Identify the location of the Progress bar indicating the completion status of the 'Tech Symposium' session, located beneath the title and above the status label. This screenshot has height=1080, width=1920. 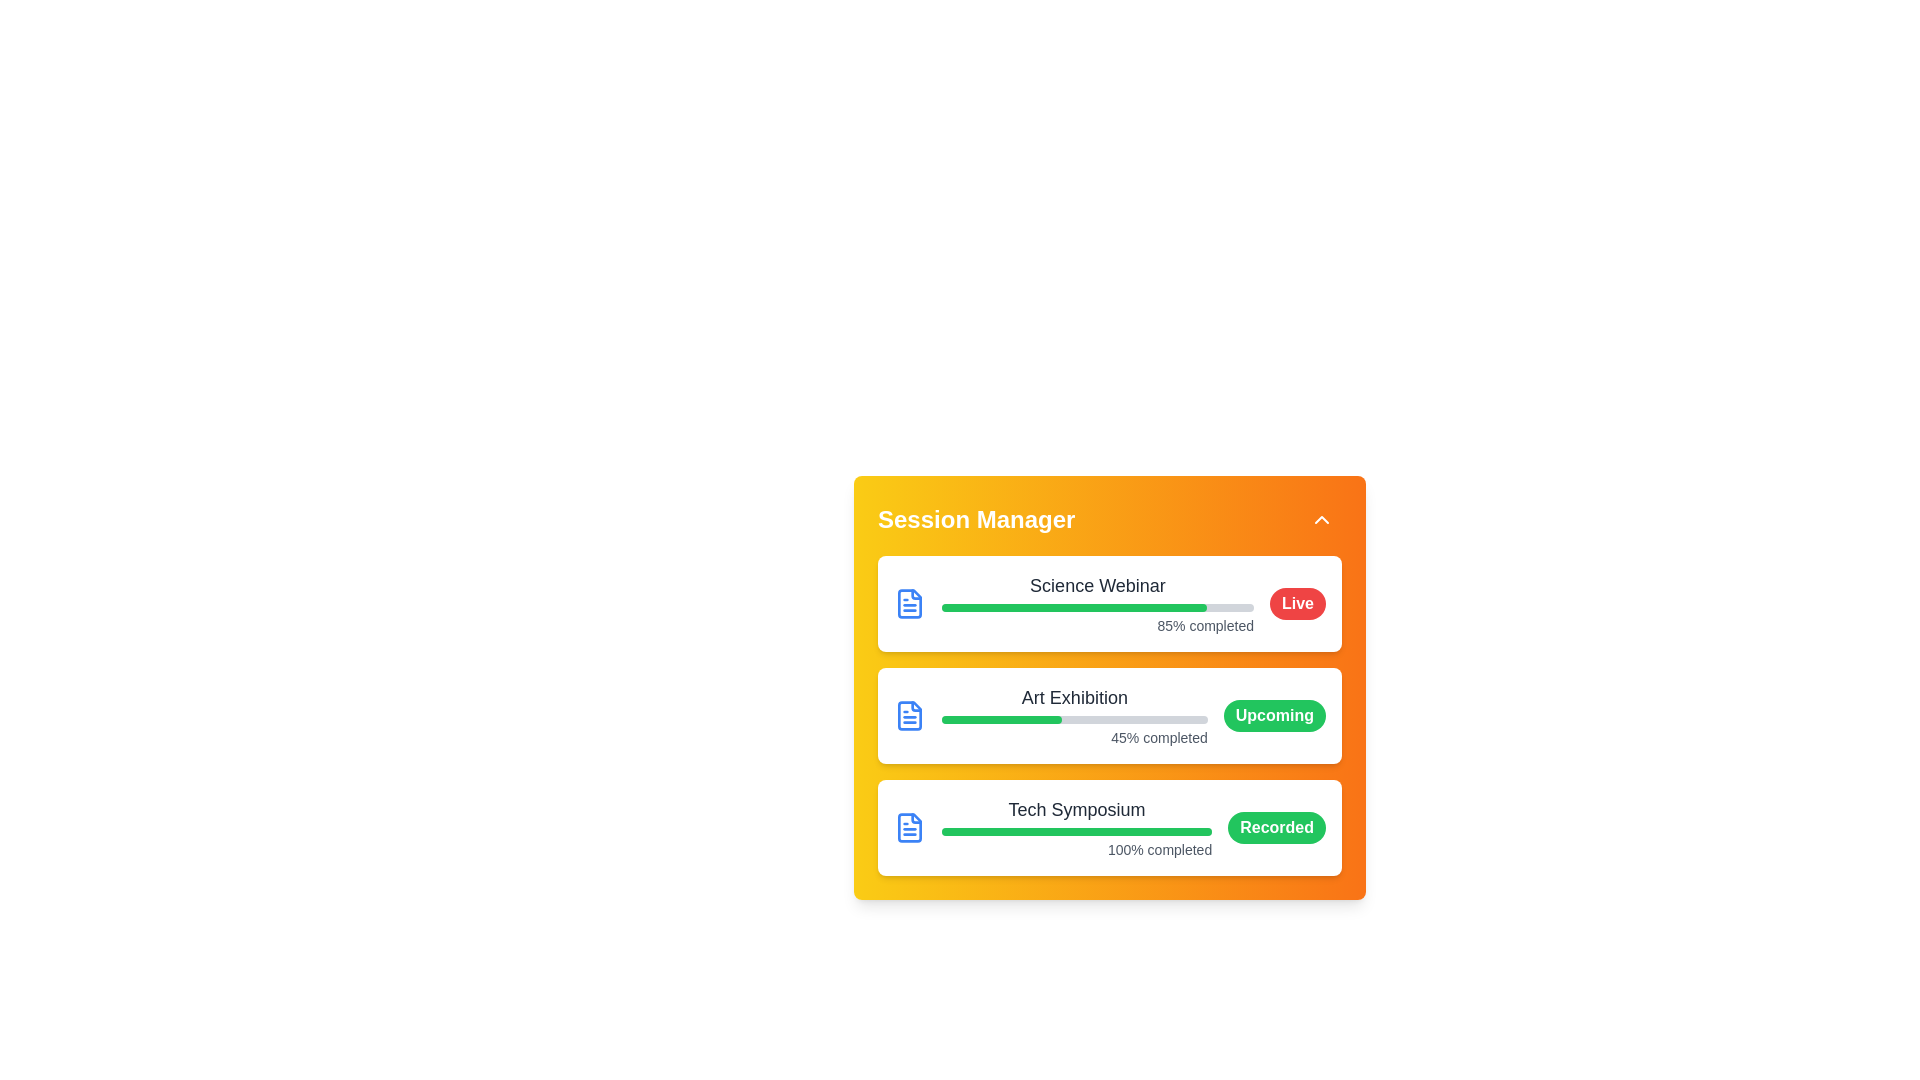
(1076, 832).